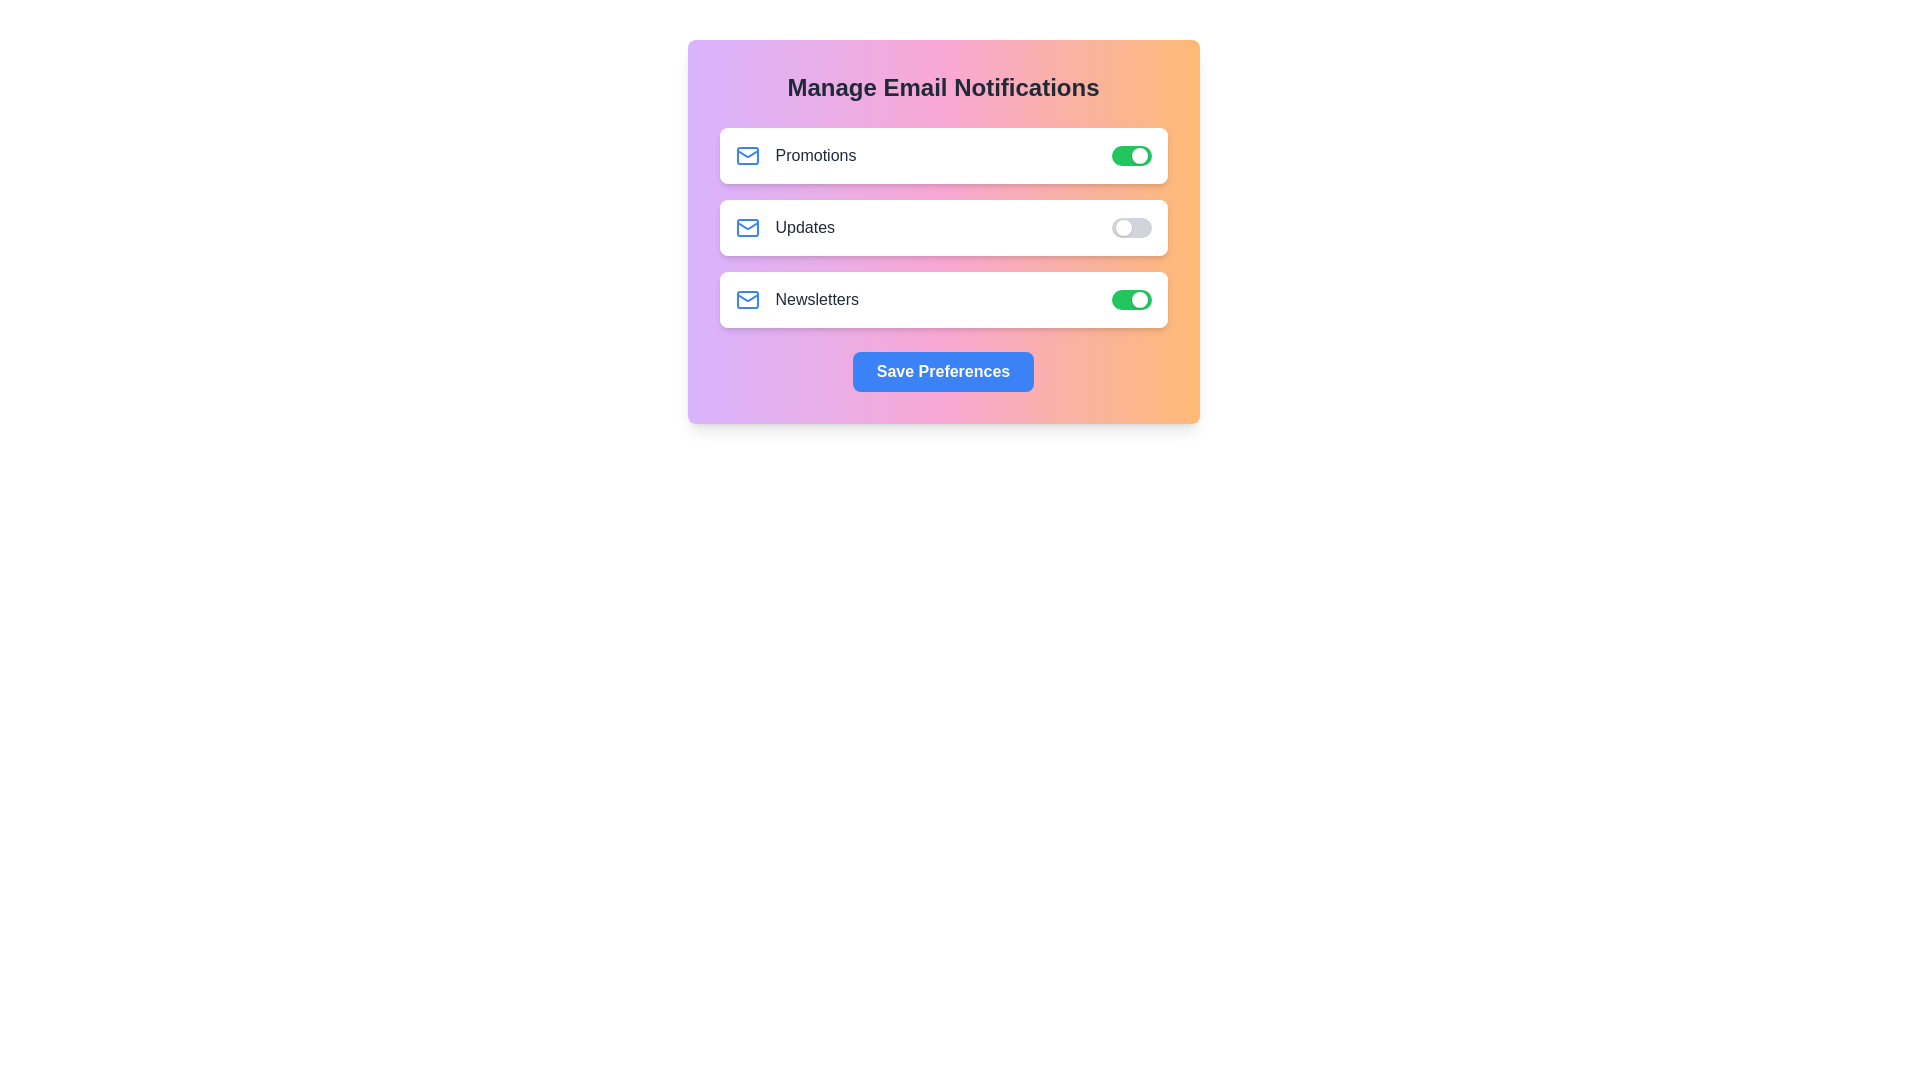  Describe the element at coordinates (942, 87) in the screenshot. I see `the title 'Manage Email Notifications' by clicking on it` at that location.